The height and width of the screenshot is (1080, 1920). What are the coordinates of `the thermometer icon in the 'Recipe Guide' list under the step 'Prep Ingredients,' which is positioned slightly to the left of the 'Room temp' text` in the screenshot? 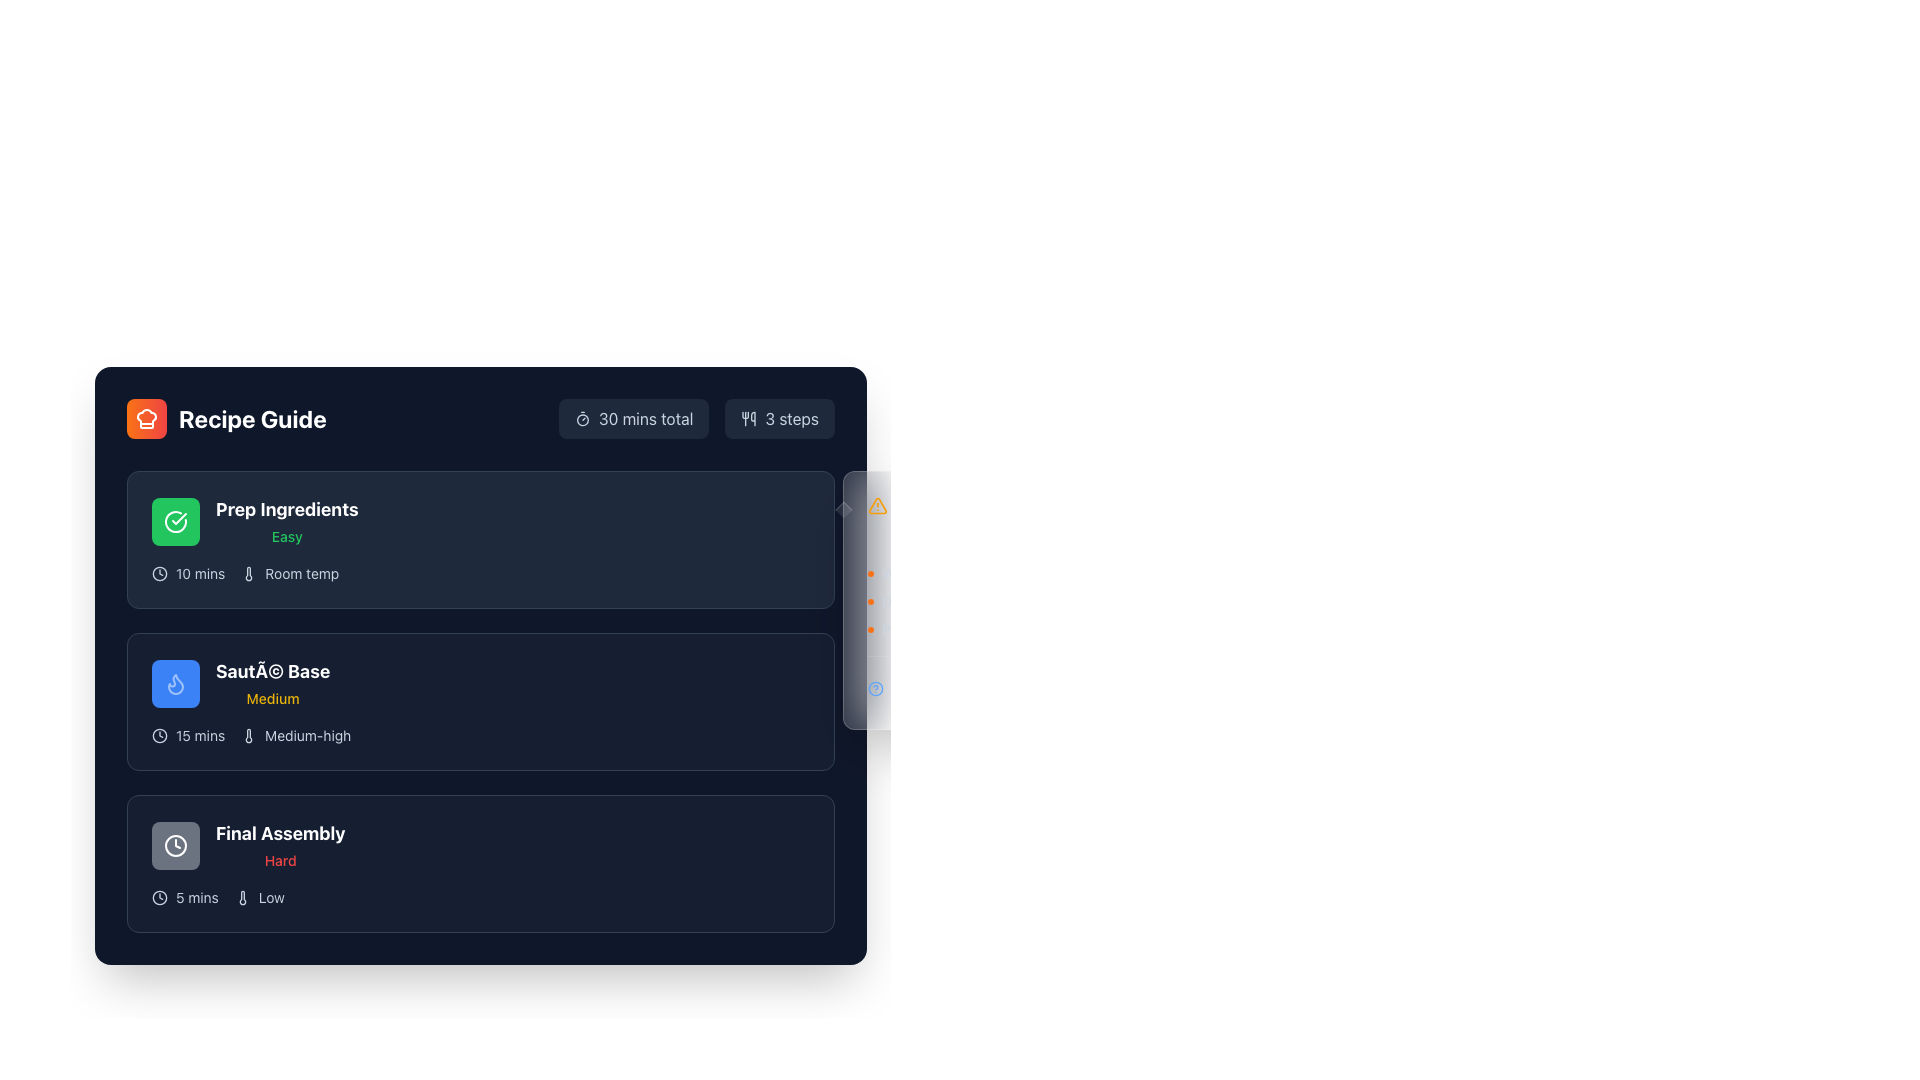 It's located at (248, 574).